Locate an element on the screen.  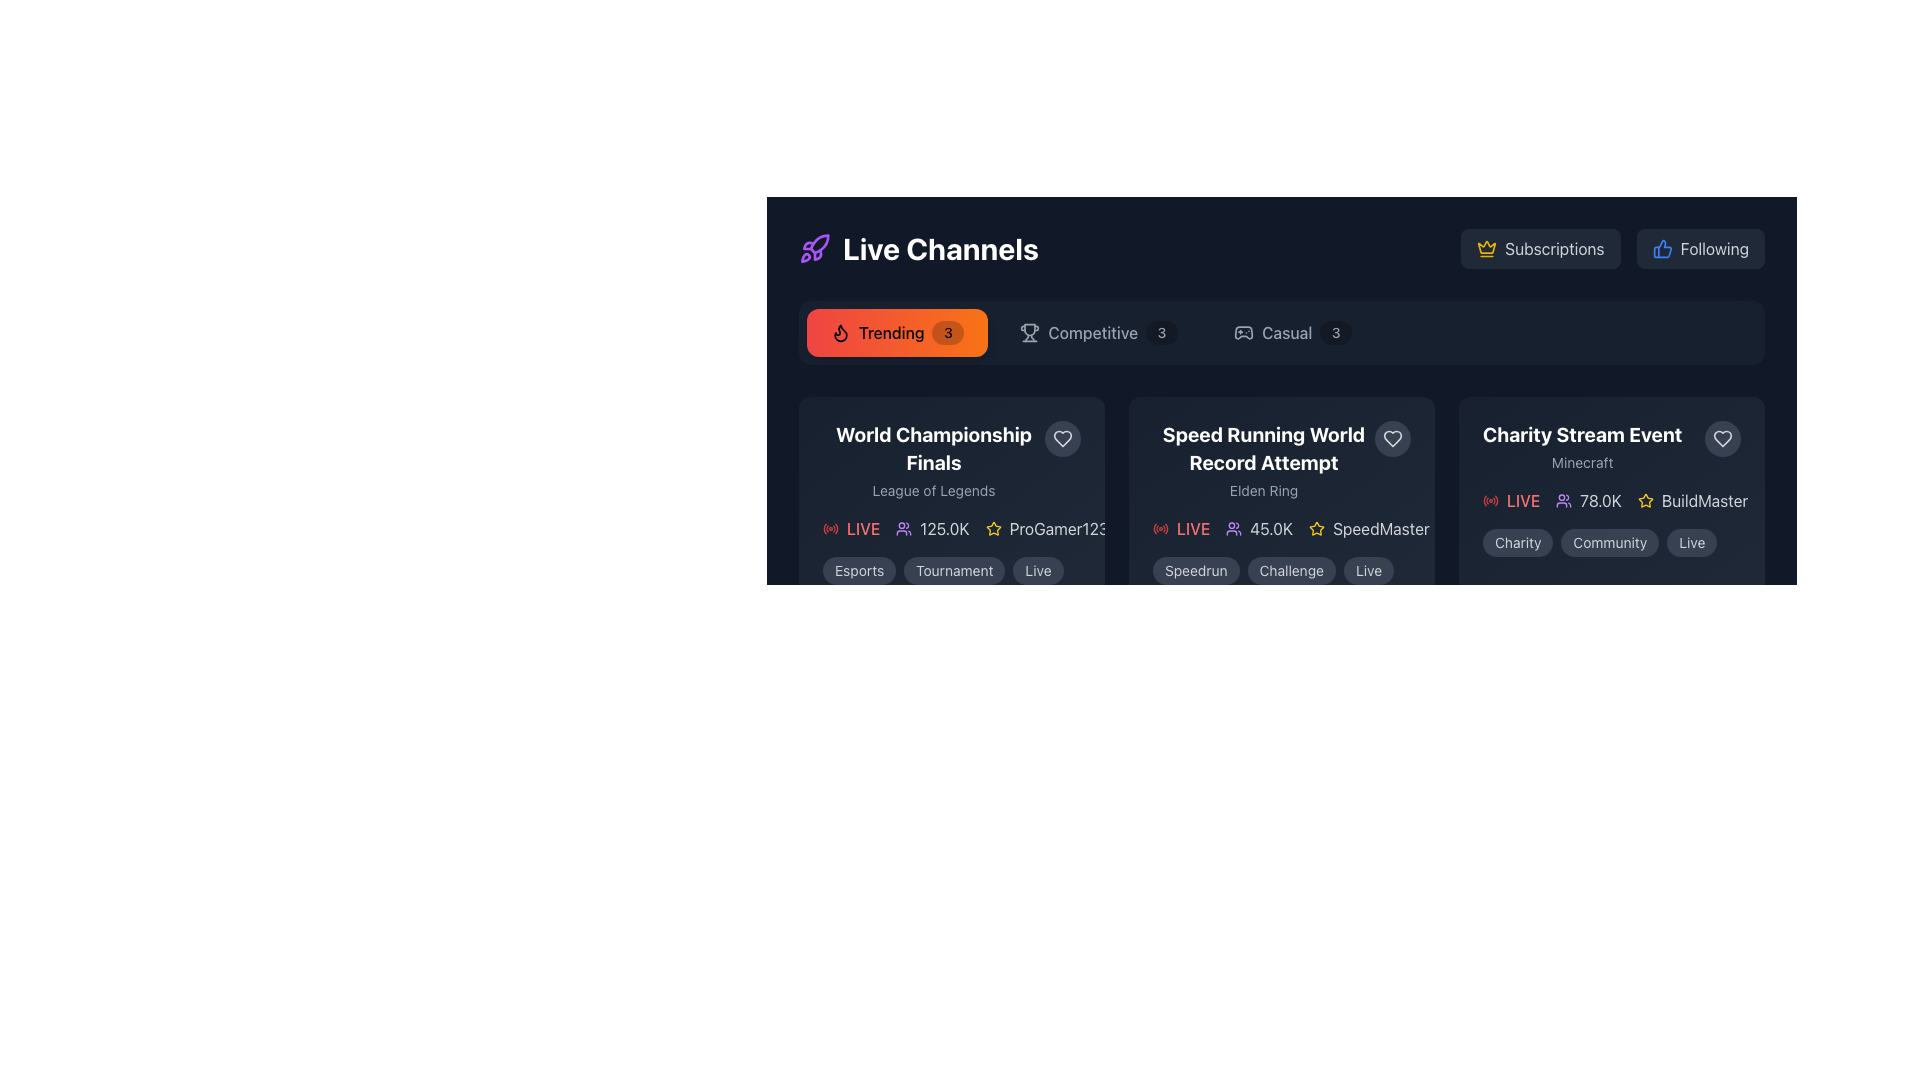
text from the title and description of the streaming channel preview card located in the second card of the horizontal row is located at coordinates (1262, 461).